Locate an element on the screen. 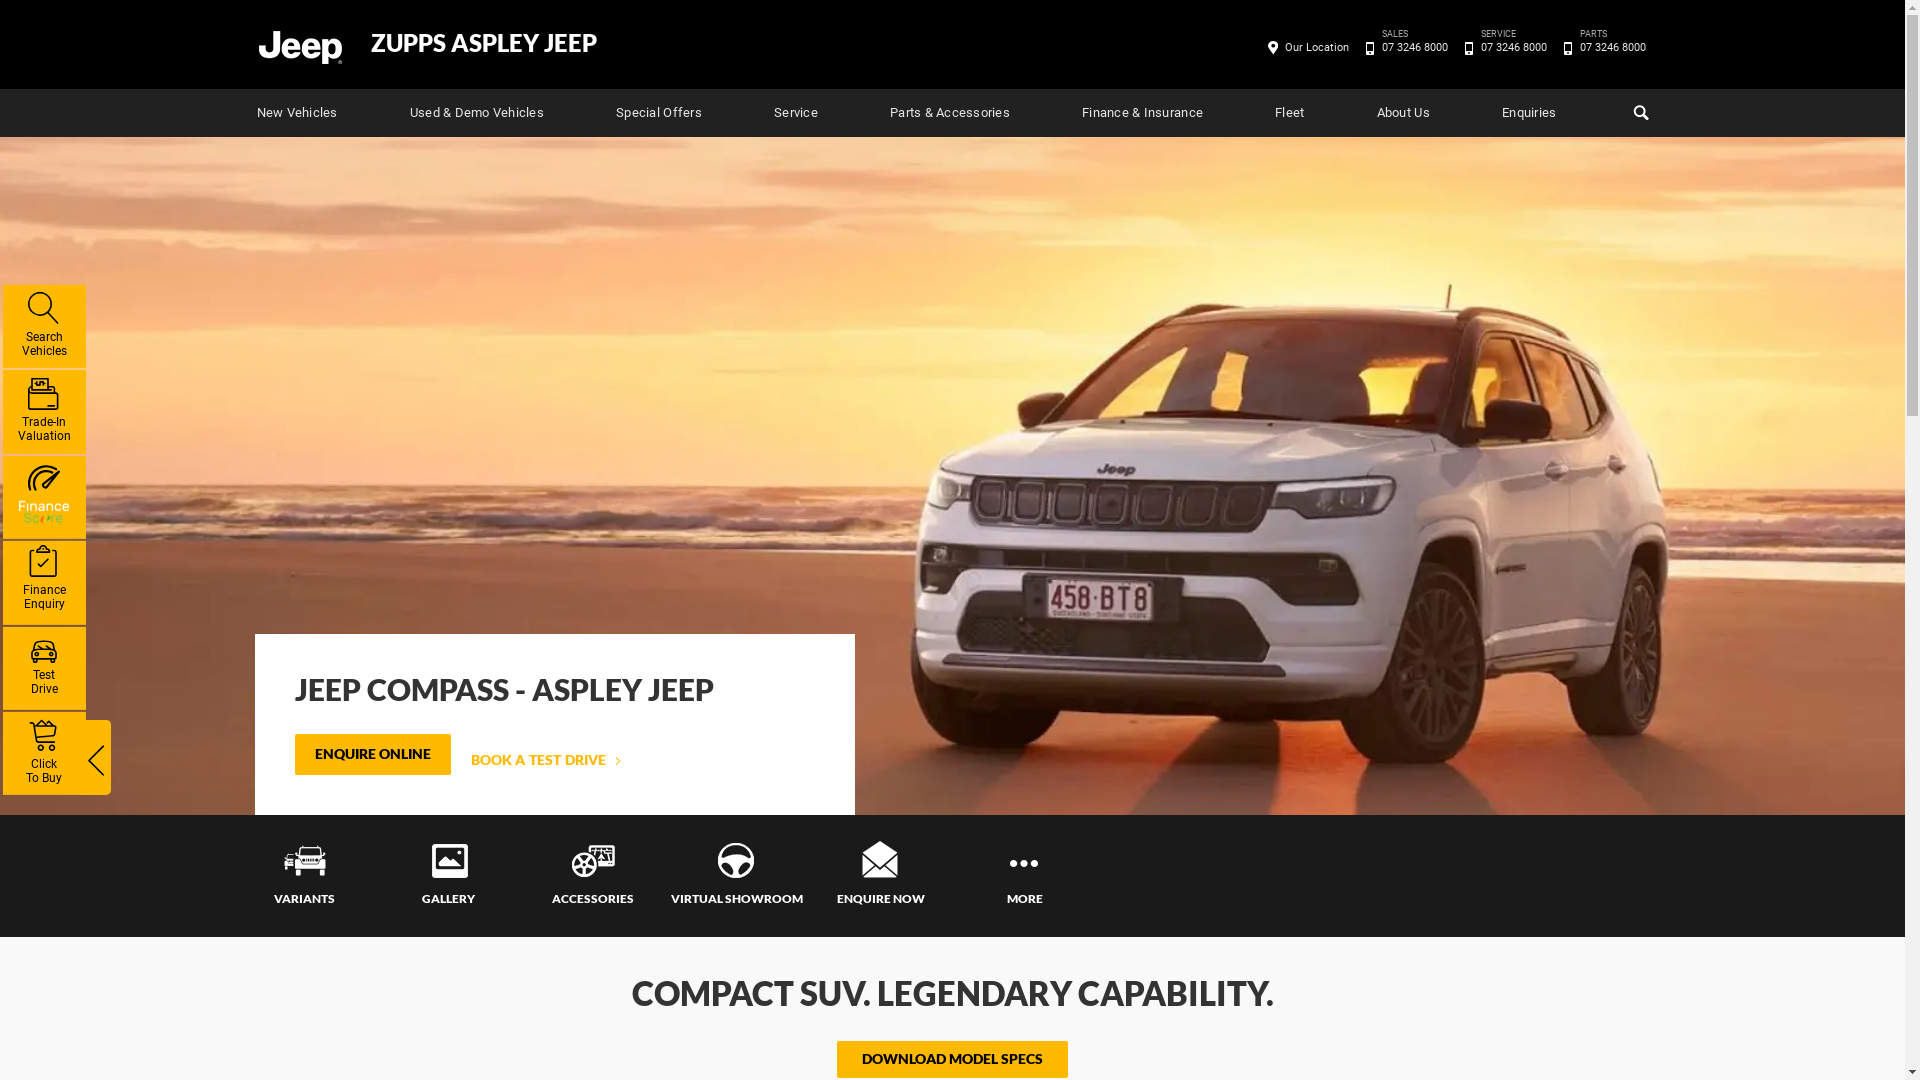 The height and width of the screenshot is (1080, 1920). 'Search' is located at coordinates (1627, 112).